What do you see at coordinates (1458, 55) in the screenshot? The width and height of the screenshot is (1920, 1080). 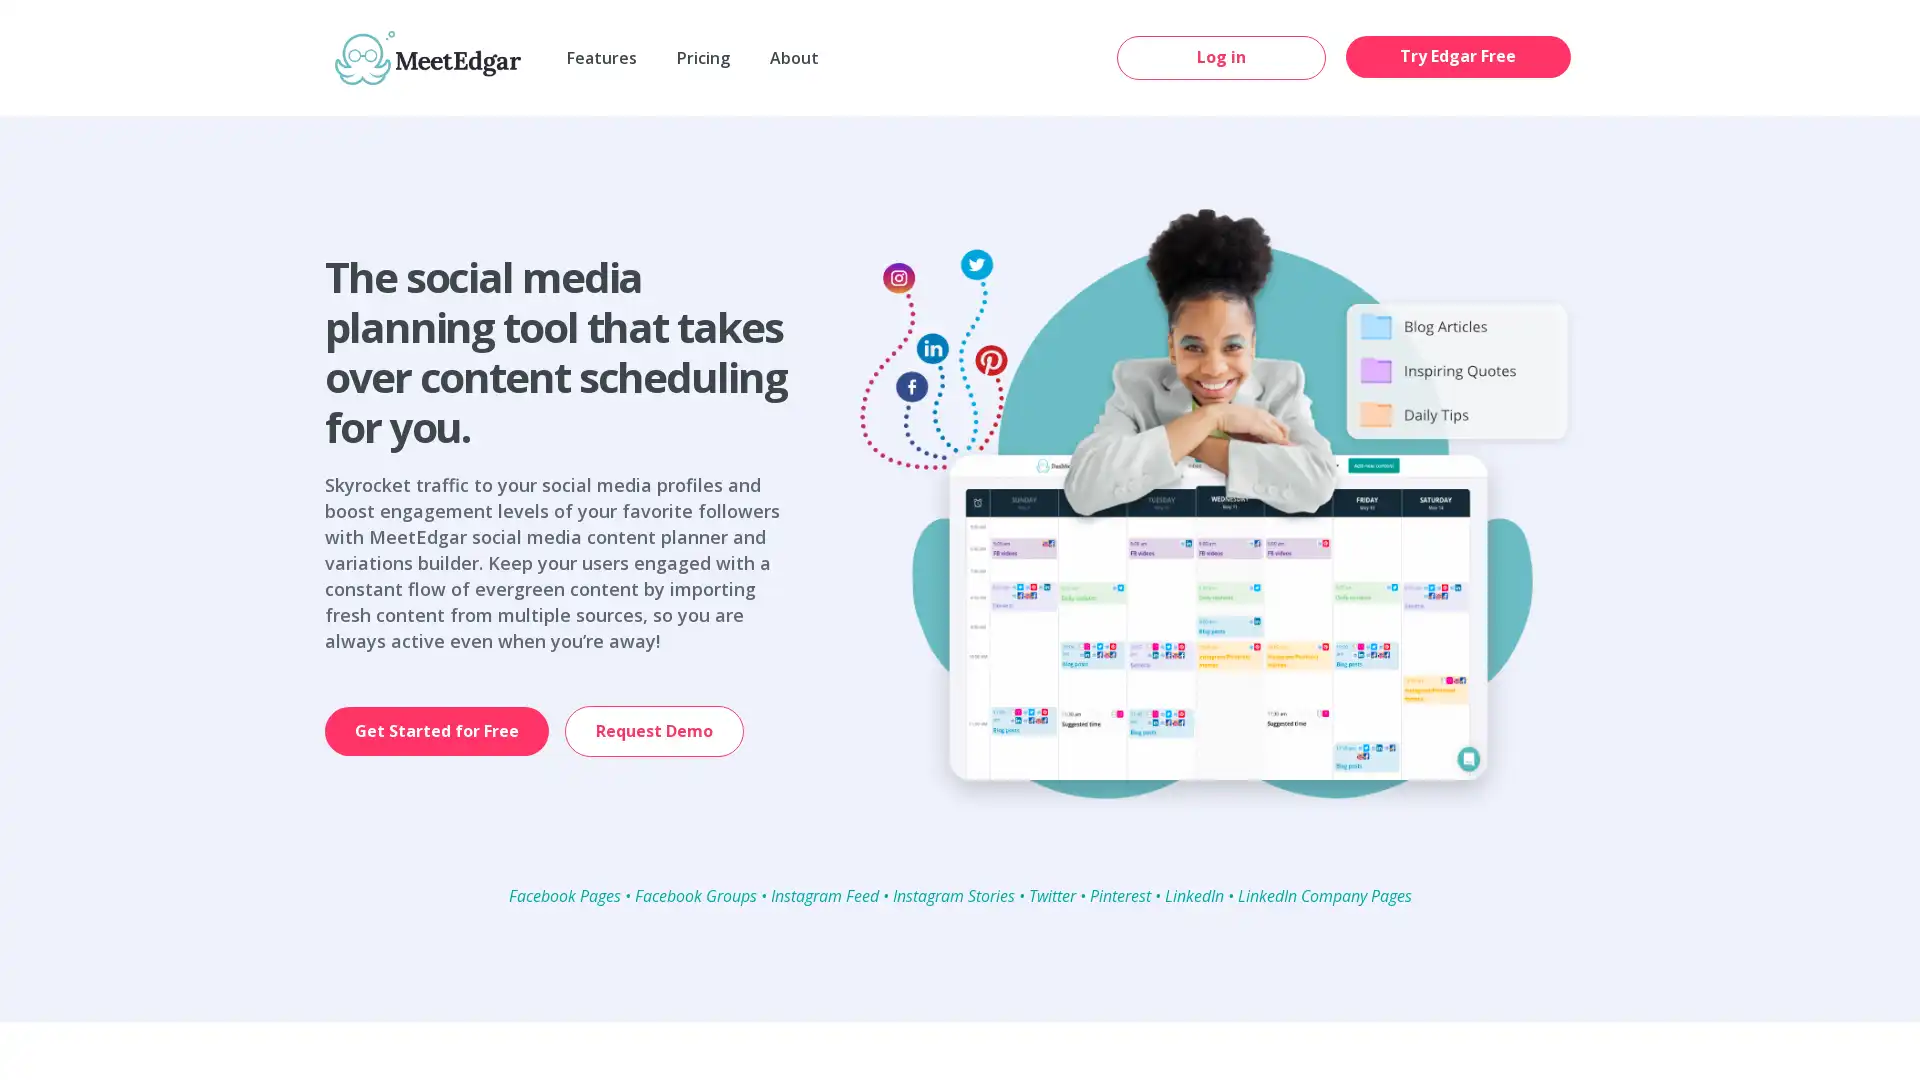 I see `Try Edgar Free` at bounding box center [1458, 55].